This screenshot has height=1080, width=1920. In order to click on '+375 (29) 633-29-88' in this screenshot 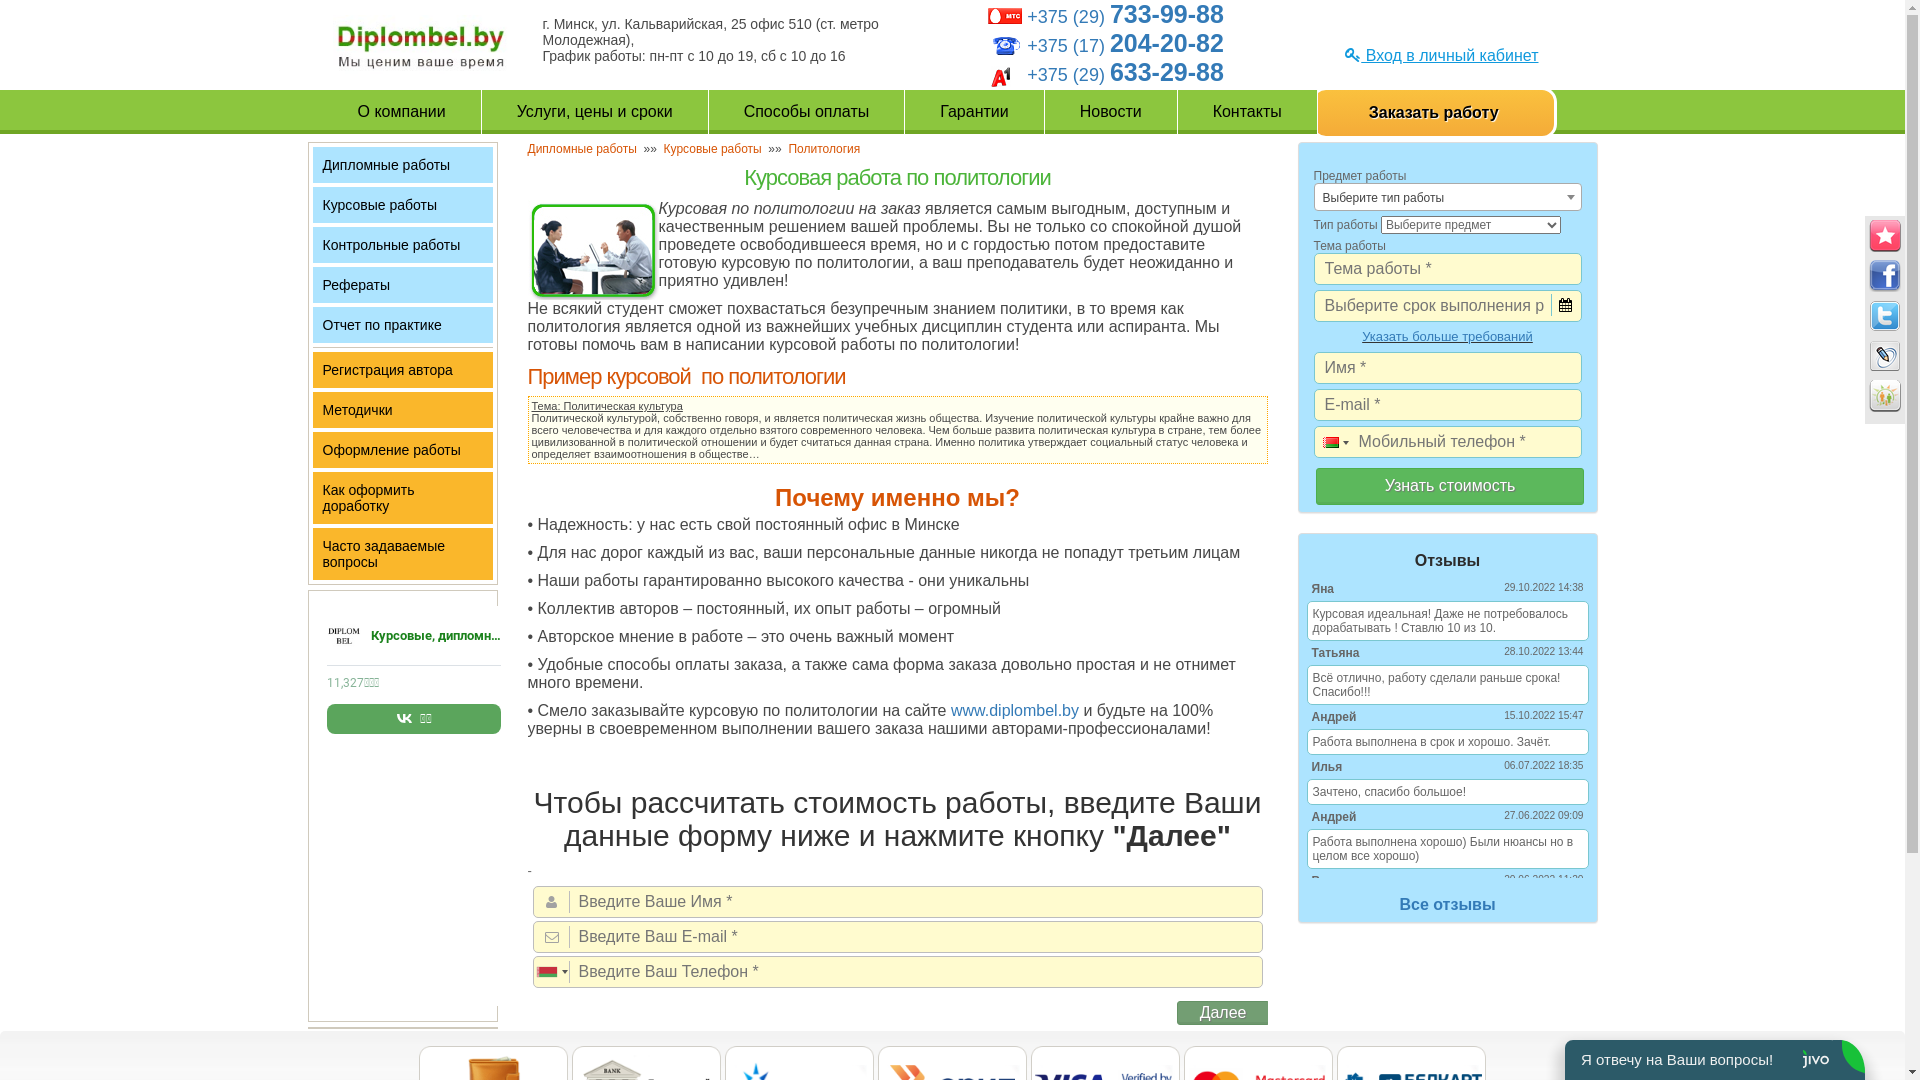, I will do `click(1125, 73)`.